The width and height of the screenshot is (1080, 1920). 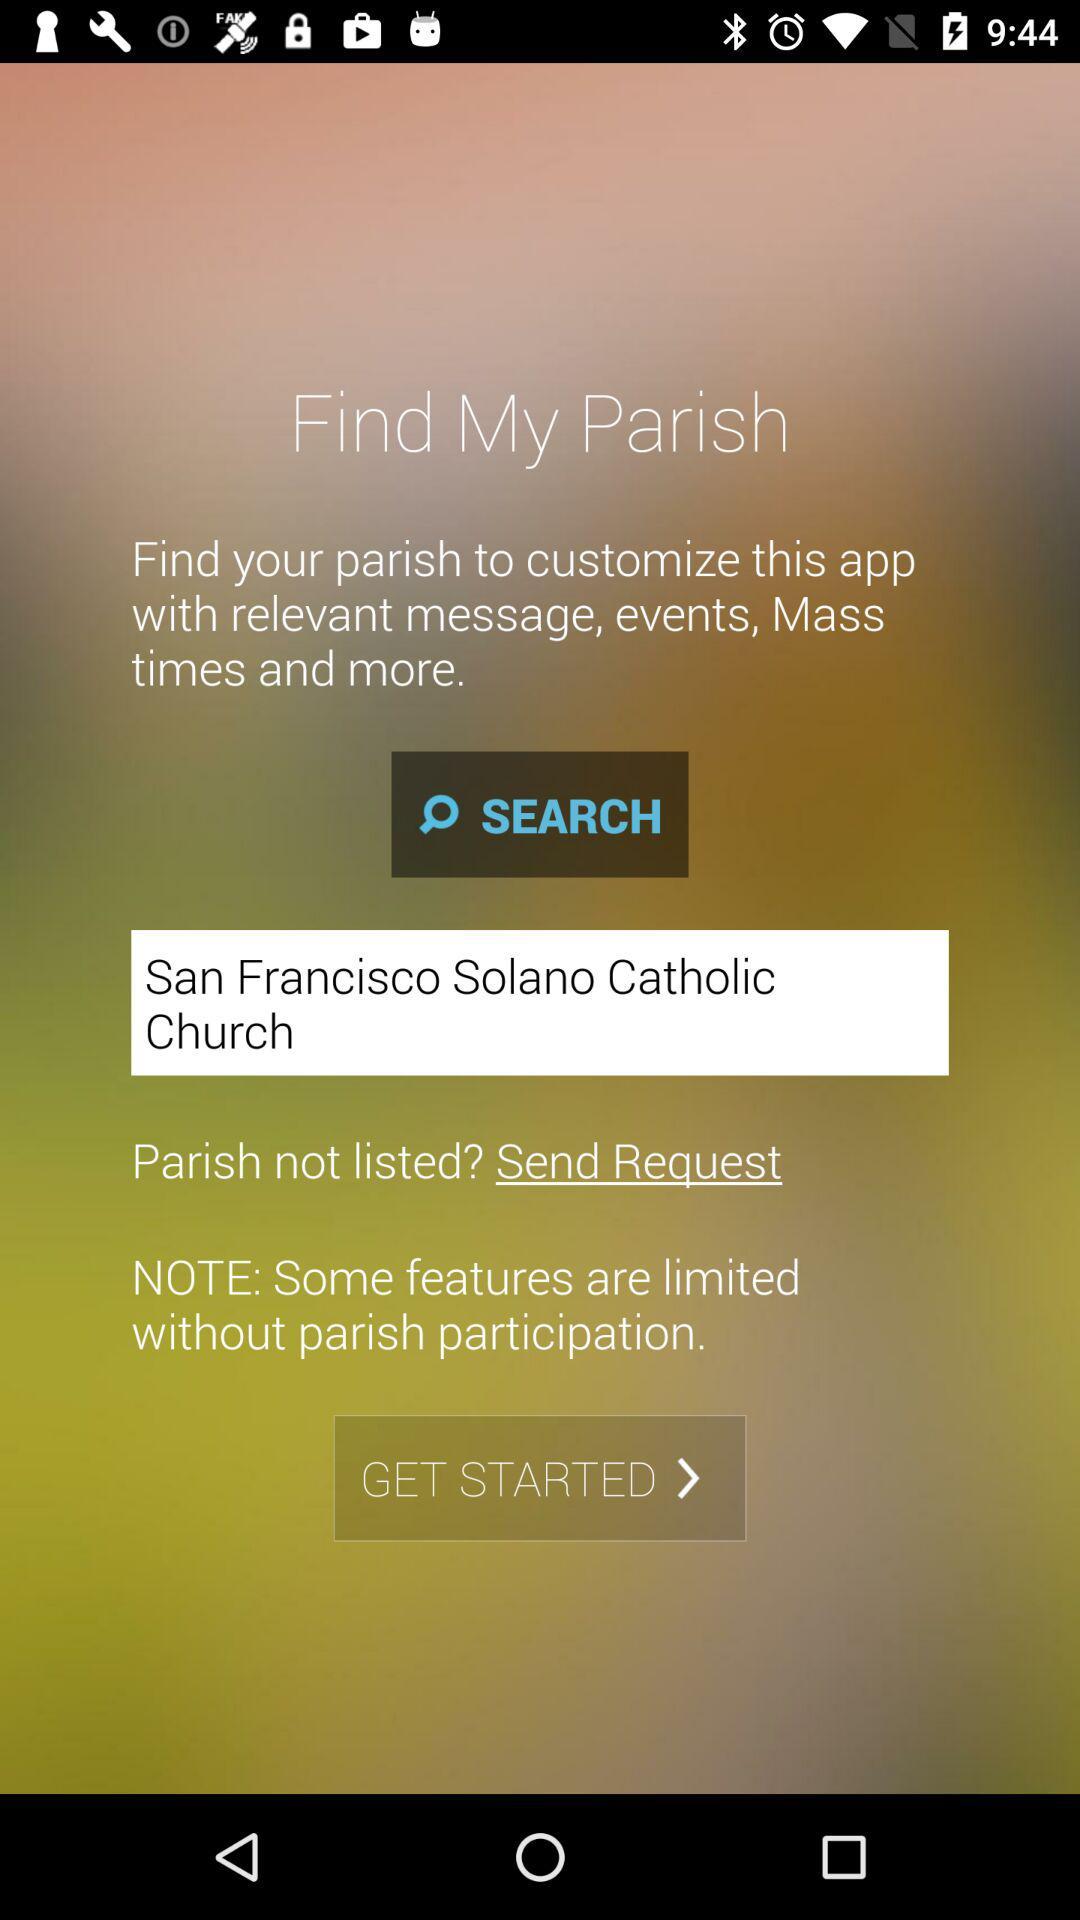 What do you see at coordinates (540, 814) in the screenshot?
I see `icon below find your parish item` at bounding box center [540, 814].